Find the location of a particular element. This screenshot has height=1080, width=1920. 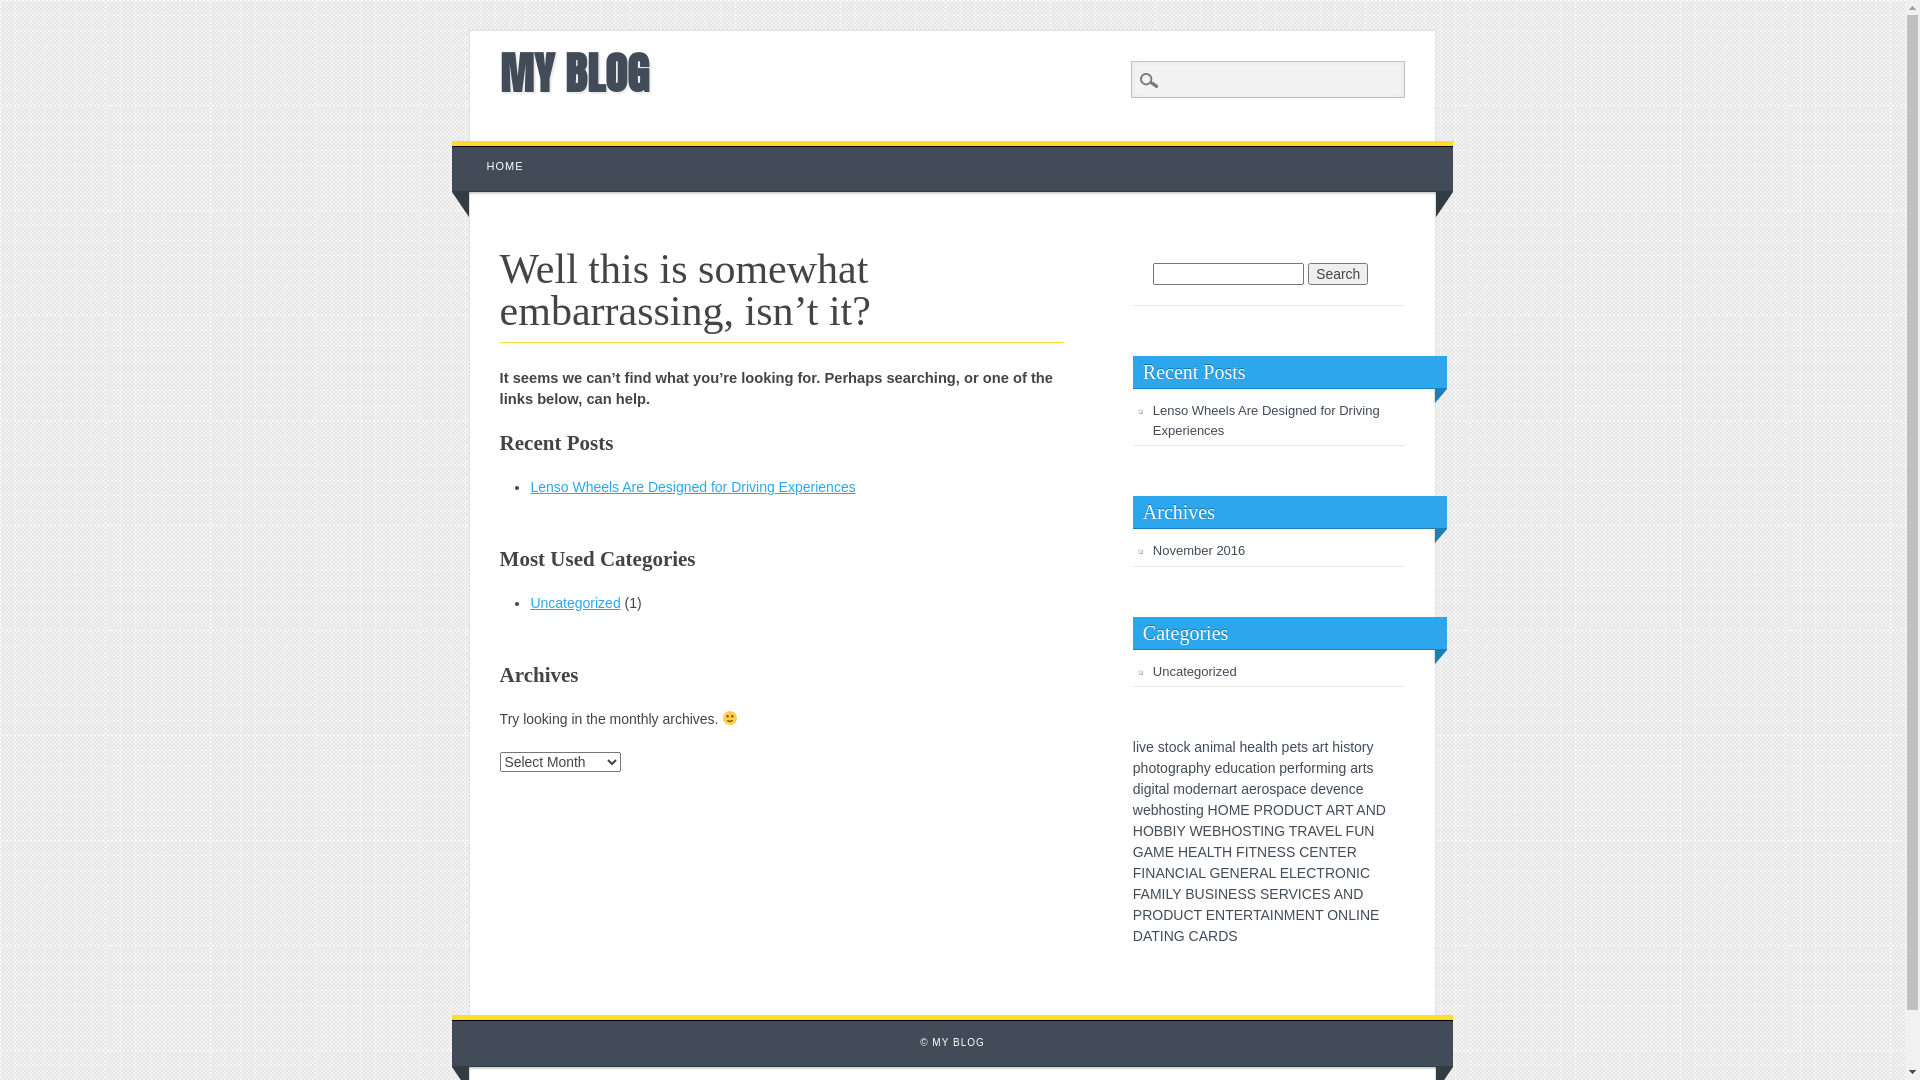

'w' is located at coordinates (1137, 810).